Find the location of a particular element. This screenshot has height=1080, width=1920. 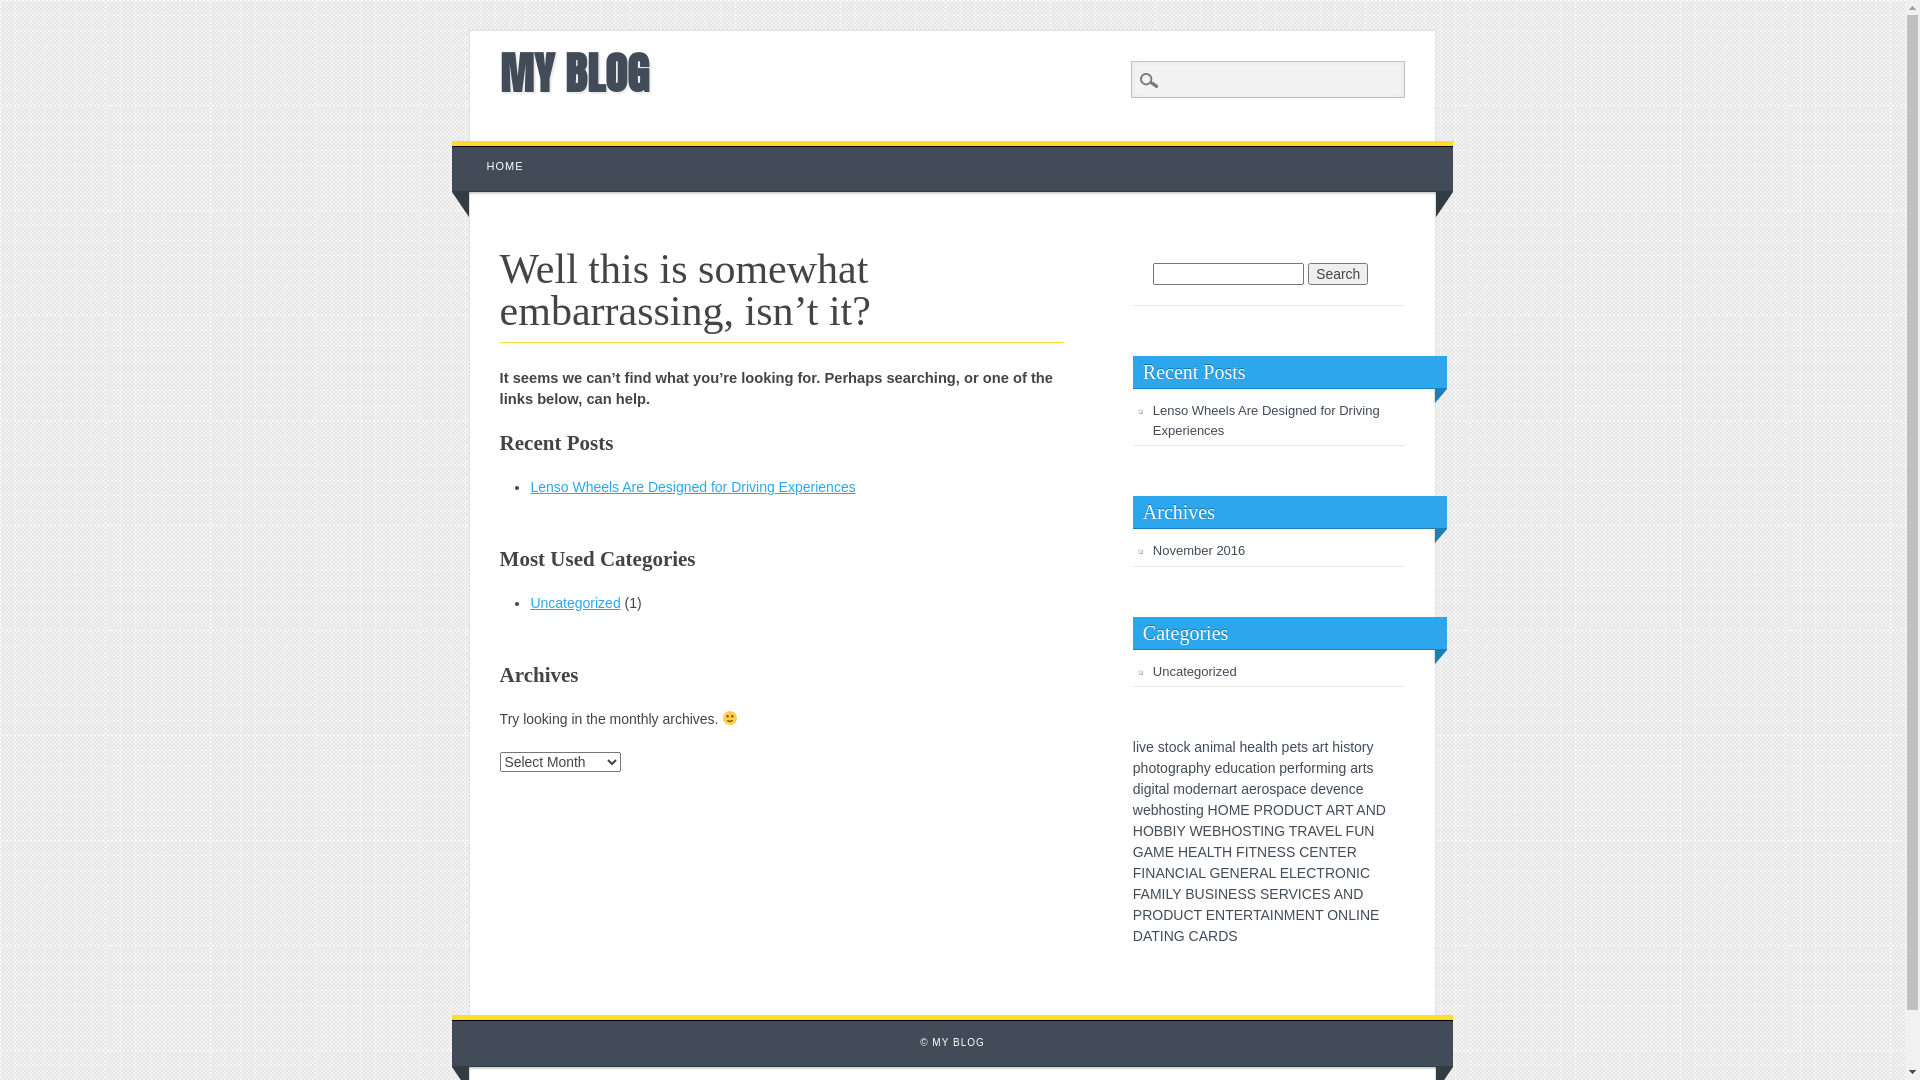

'w' is located at coordinates (1137, 810).